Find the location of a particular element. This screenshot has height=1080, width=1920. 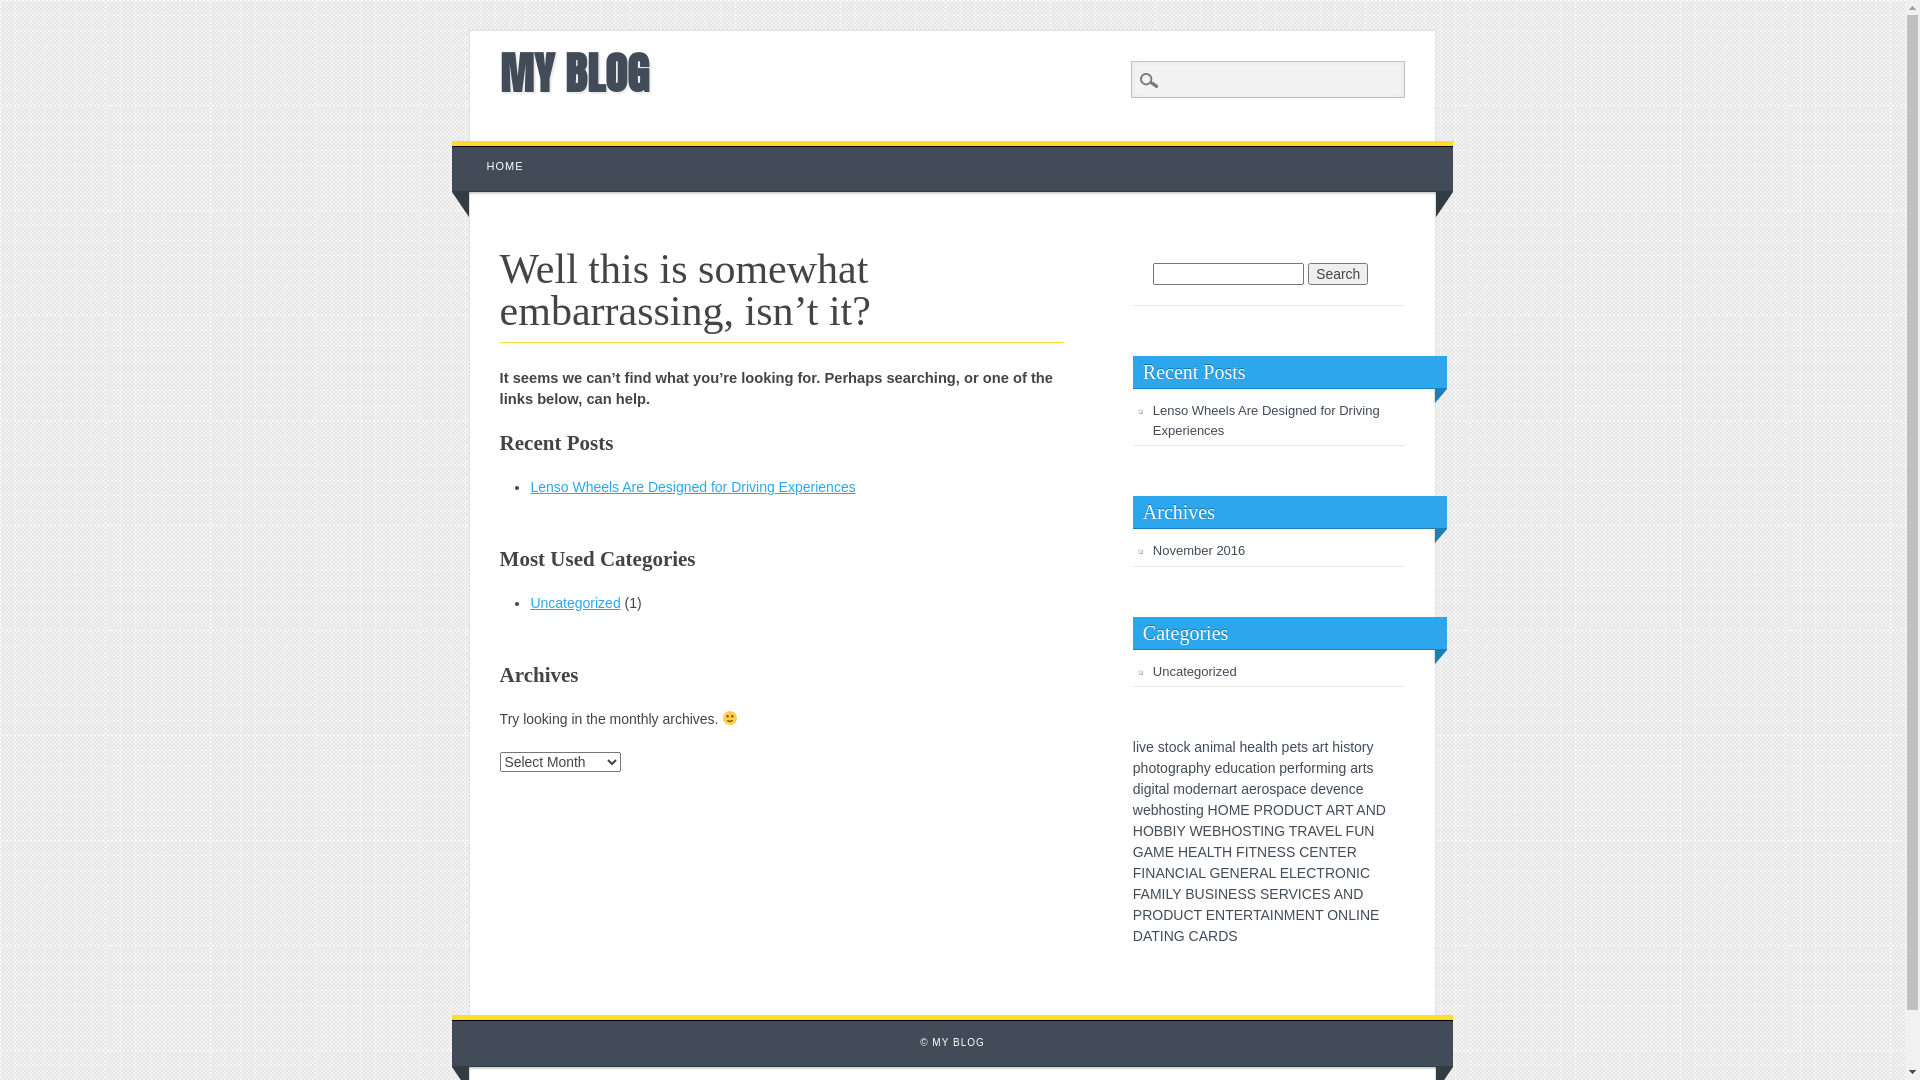

'w' is located at coordinates (1137, 810).